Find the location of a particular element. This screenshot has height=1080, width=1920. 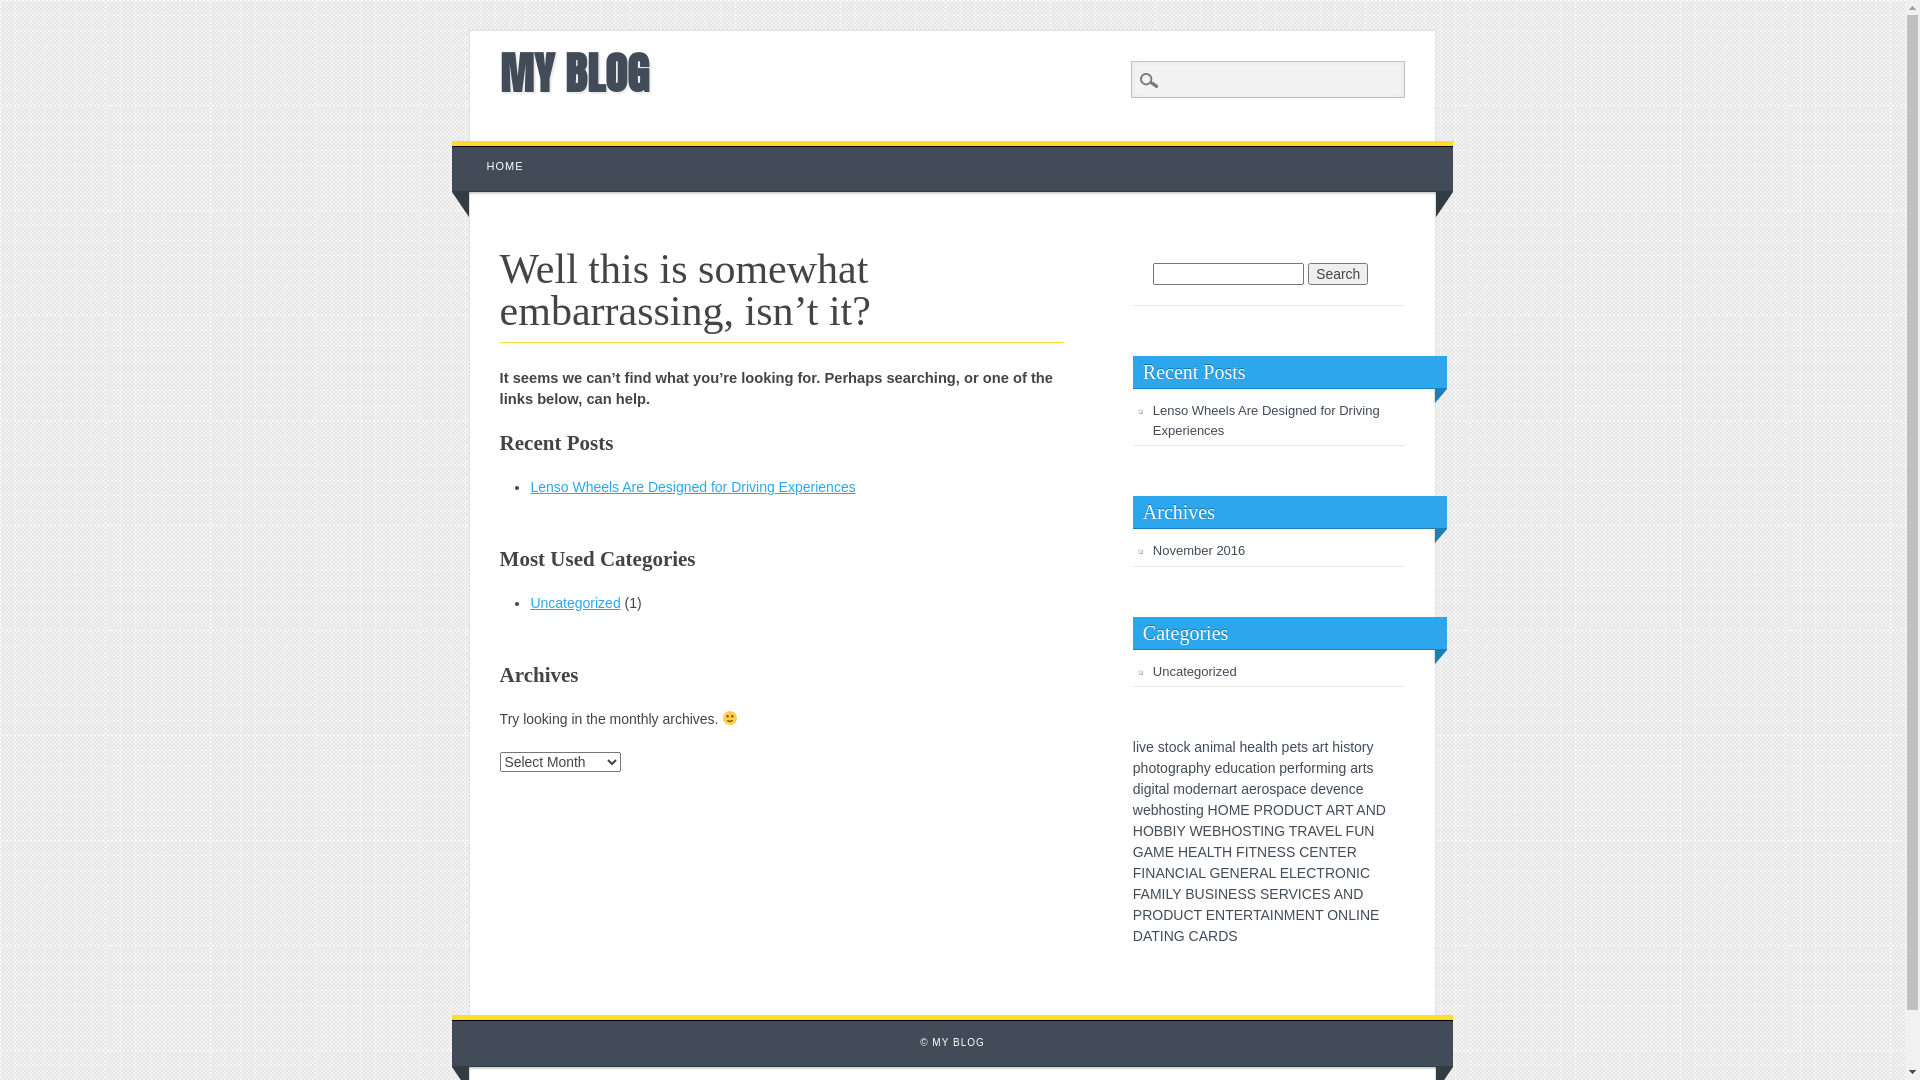

'w' is located at coordinates (1137, 810).